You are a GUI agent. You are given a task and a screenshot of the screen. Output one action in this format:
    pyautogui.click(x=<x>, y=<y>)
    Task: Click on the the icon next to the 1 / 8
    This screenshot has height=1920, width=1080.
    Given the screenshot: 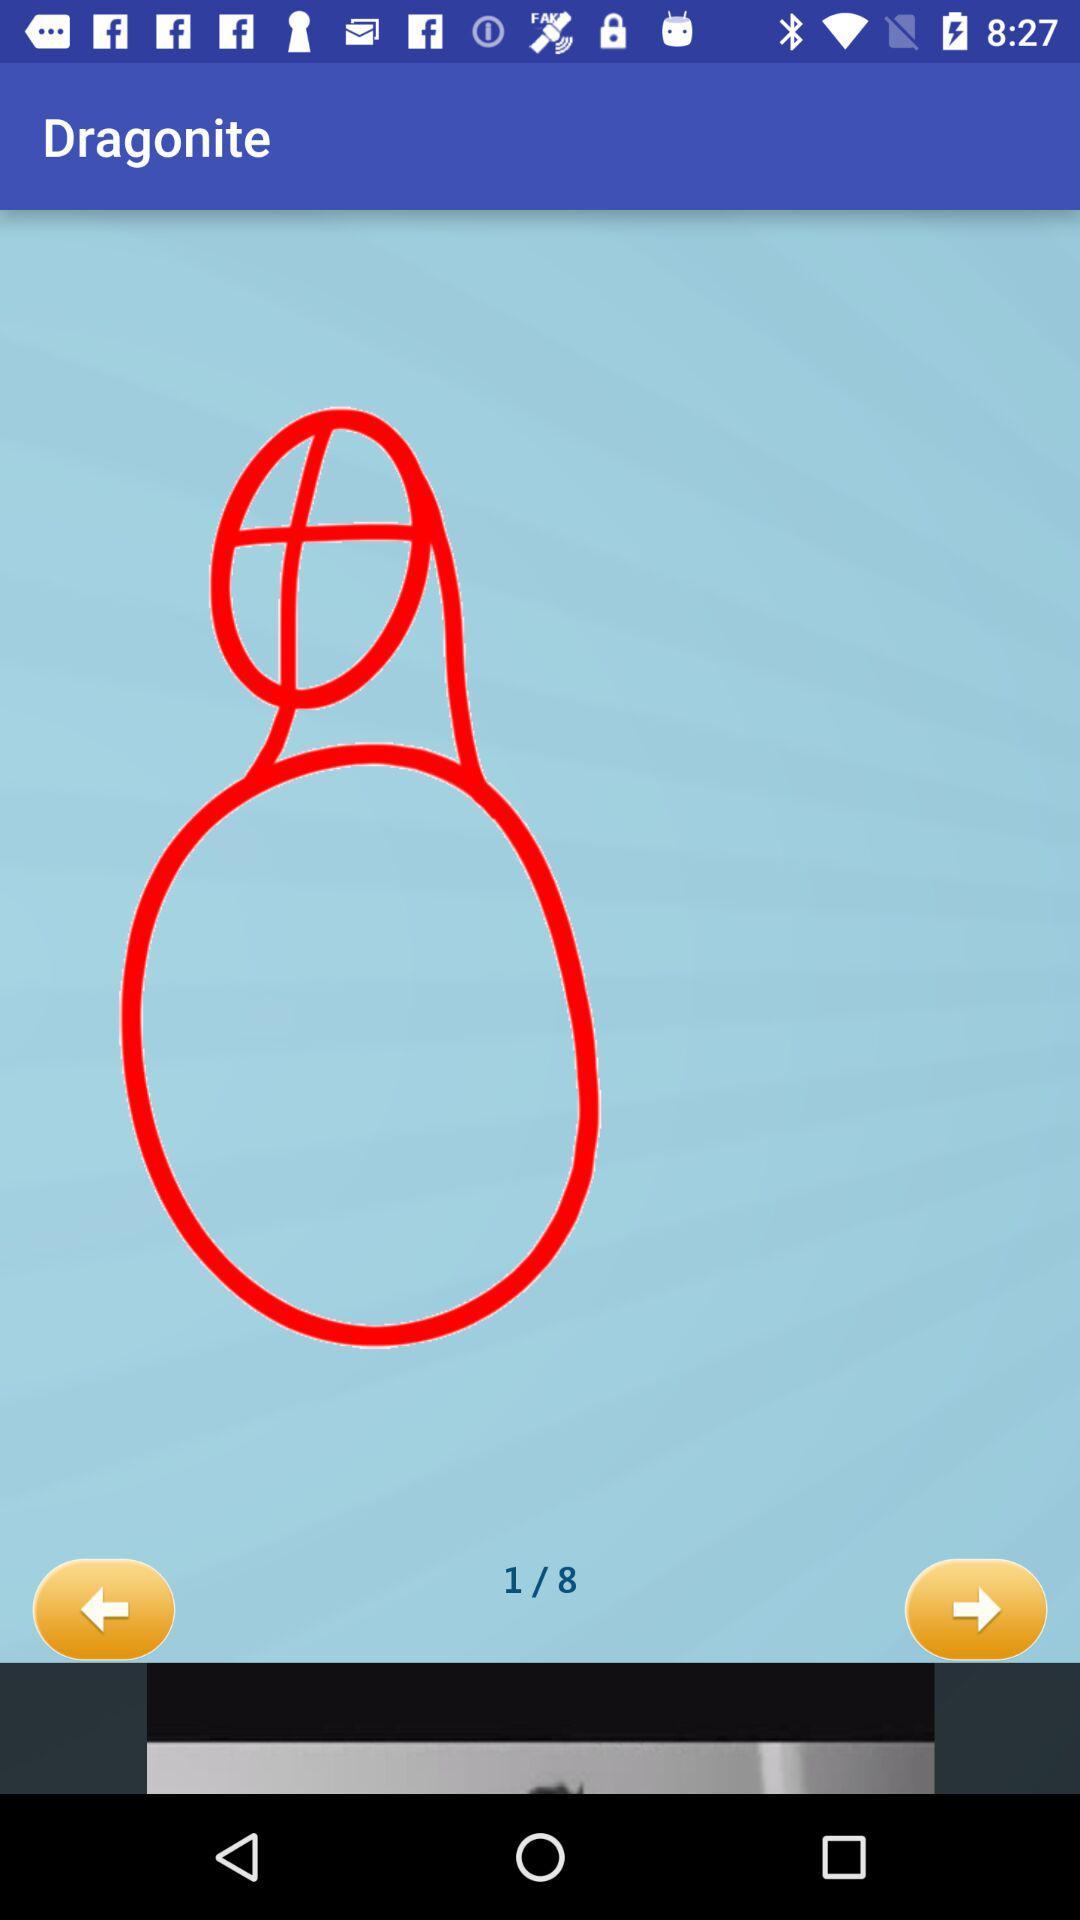 What is the action you would take?
    pyautogui.click(x=103, y=1610)
    